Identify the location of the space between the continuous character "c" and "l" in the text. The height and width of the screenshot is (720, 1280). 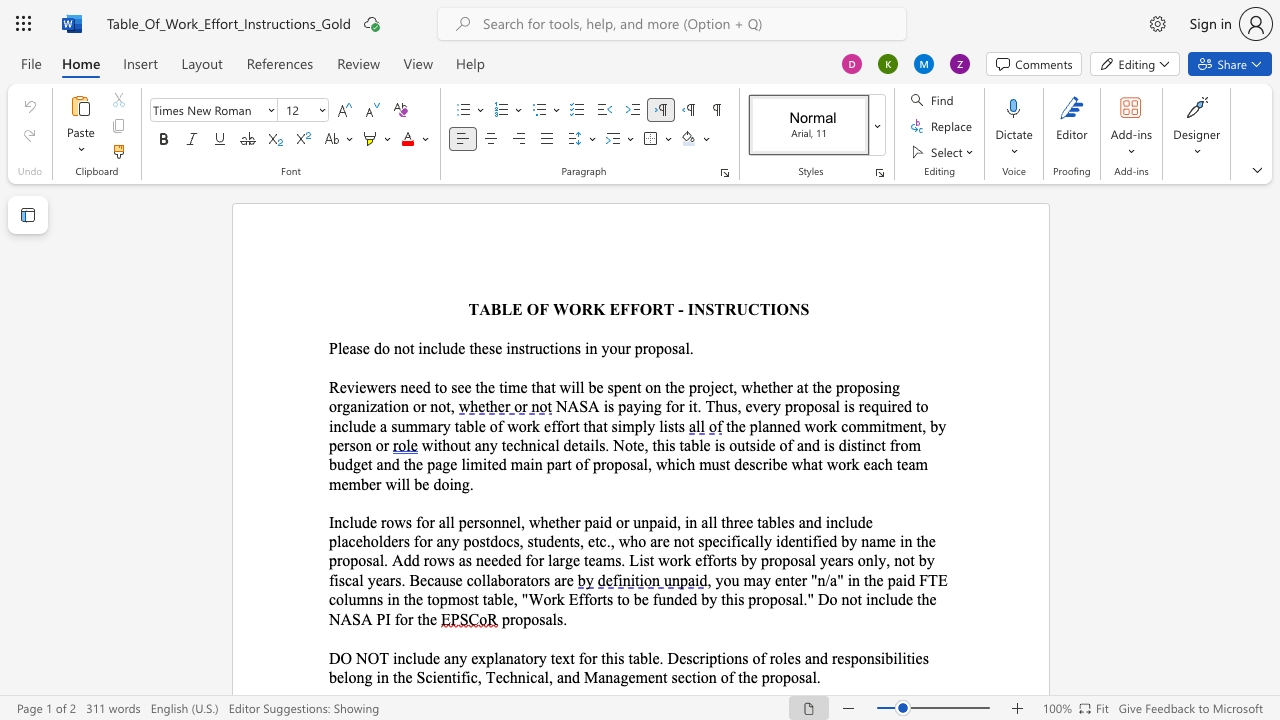
(347, 425).